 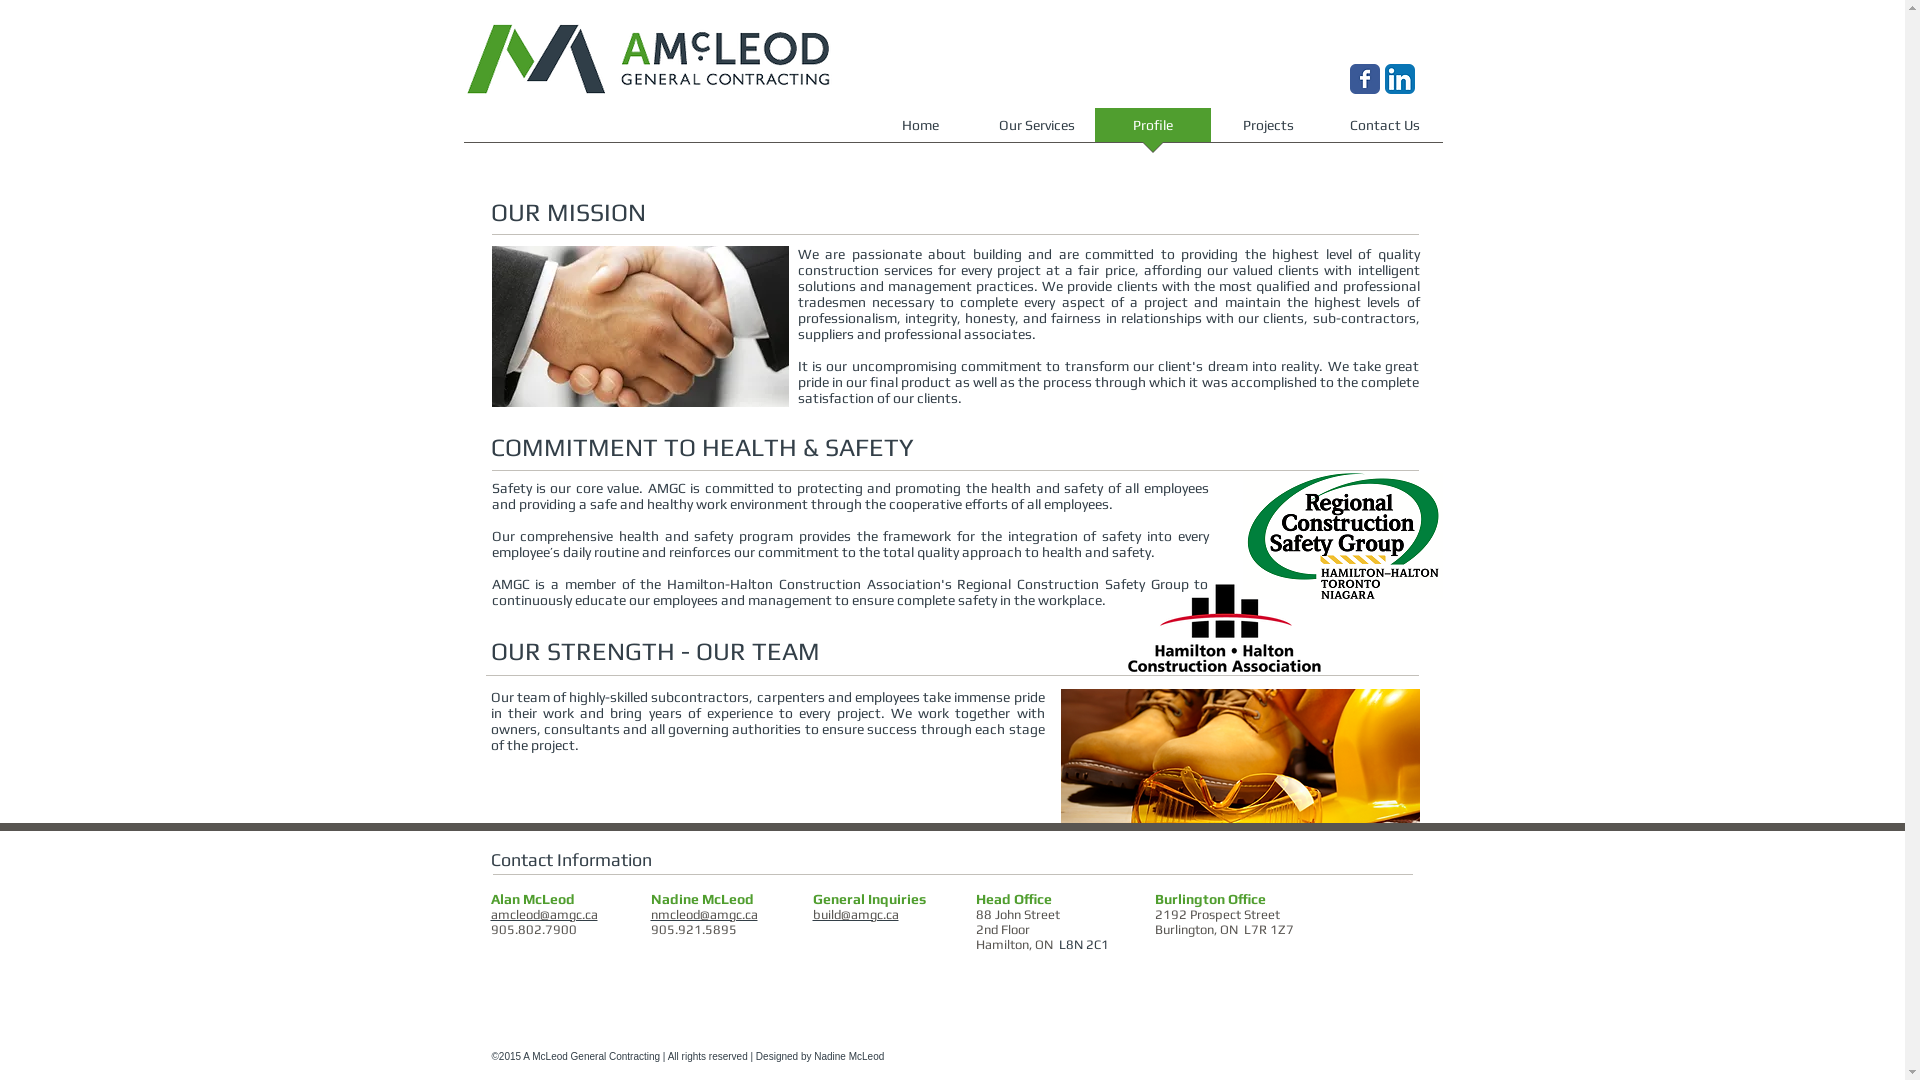 What do you see at coordinates (543, 914) in the screenshot?
I see `'amcleod@amgc.ca'` at bounding box center [543, 914].